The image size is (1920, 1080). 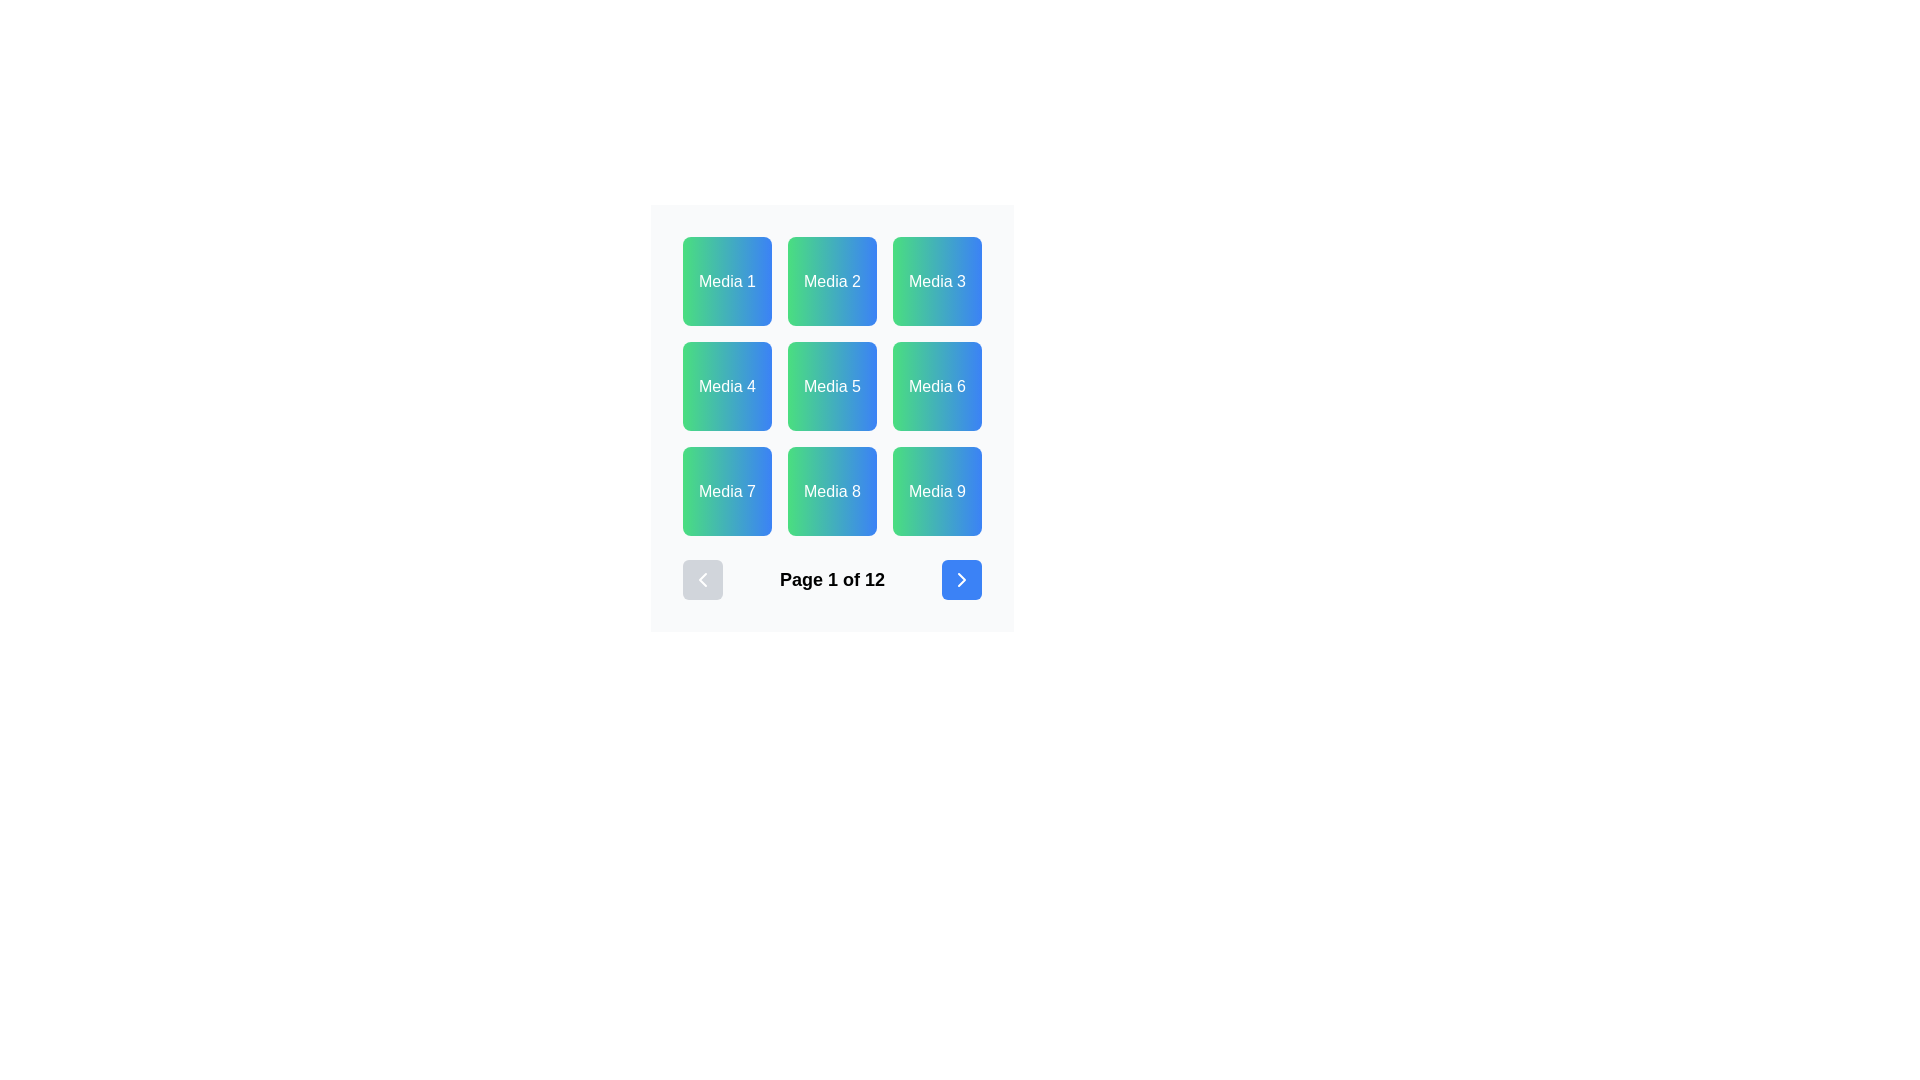 I want to click on the non-interactive tile labeled 'Media 8', so click(x=832, y=491).